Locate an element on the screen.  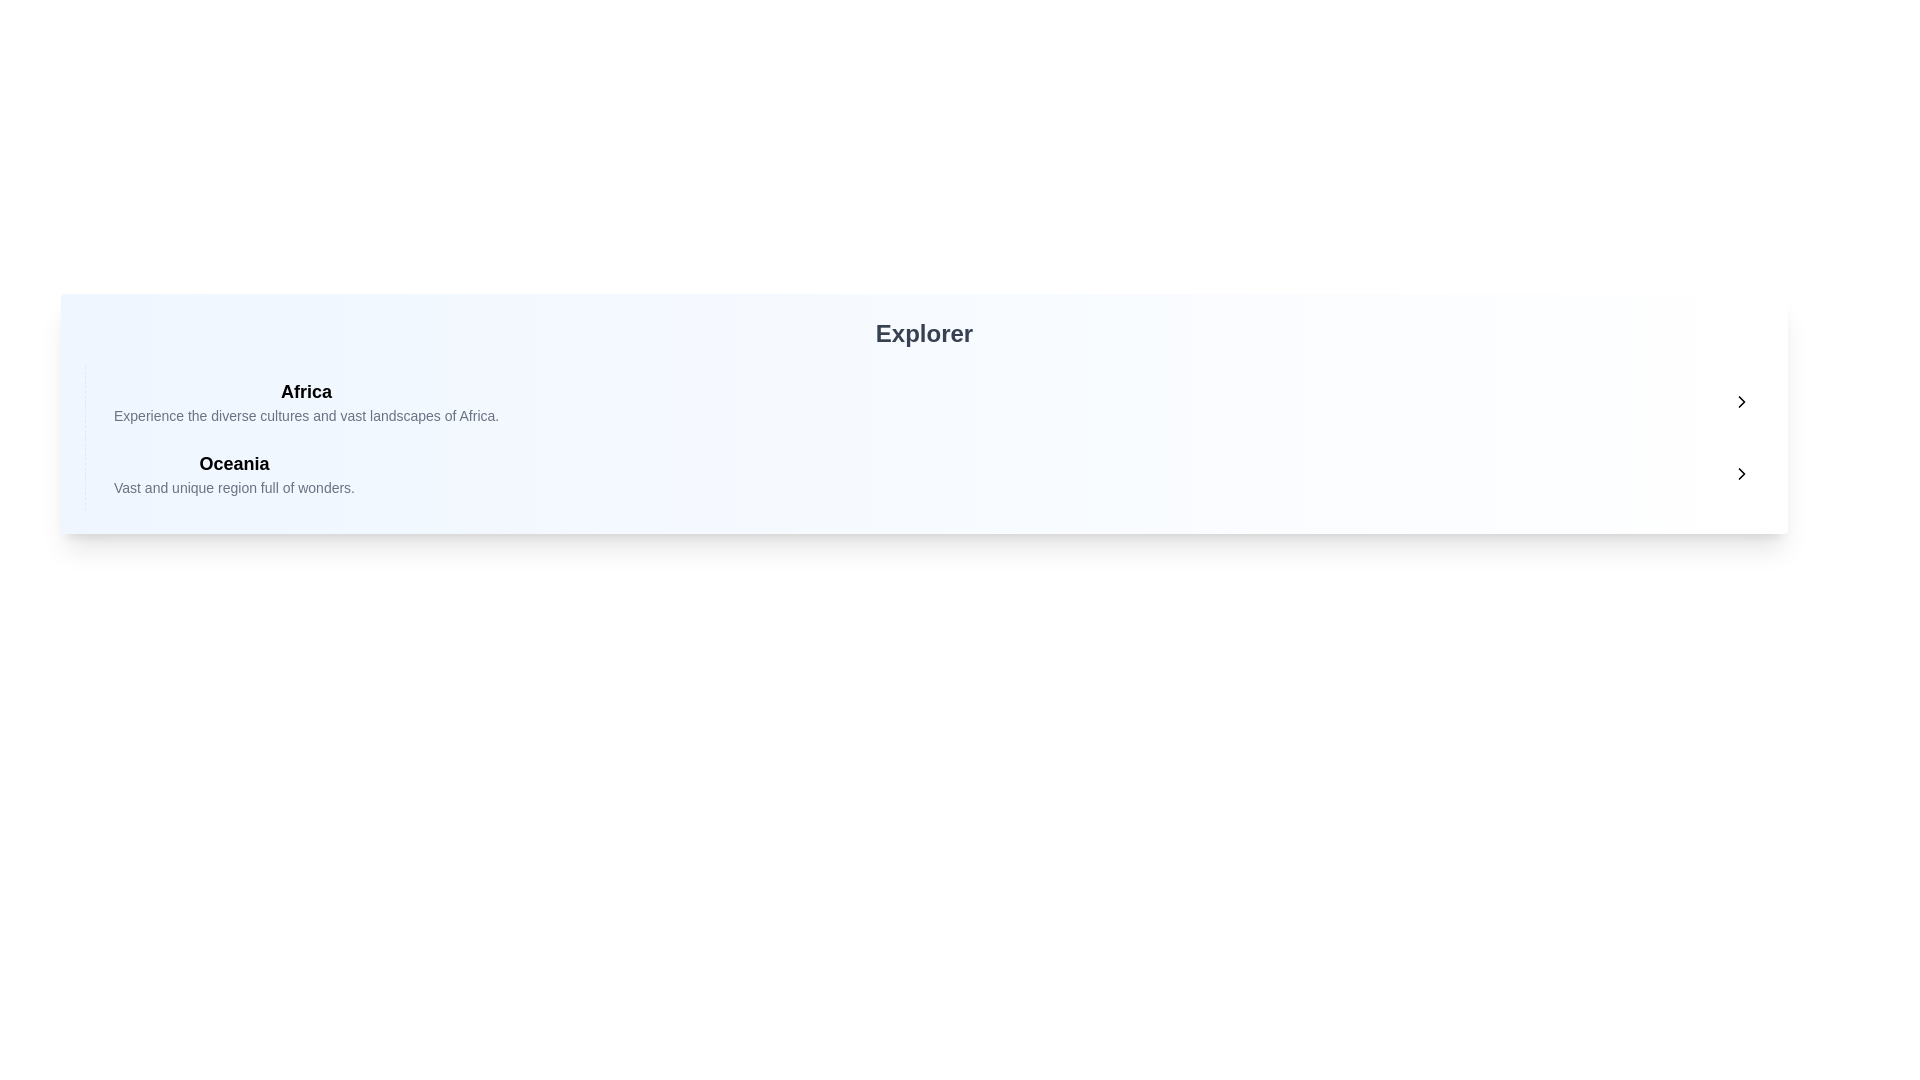
the static text label or paragraph that provides a descriptive subtext for 'Oceania', which is located below the text 'Oceania' and centered horizontally is located at coordinates (234, 488).